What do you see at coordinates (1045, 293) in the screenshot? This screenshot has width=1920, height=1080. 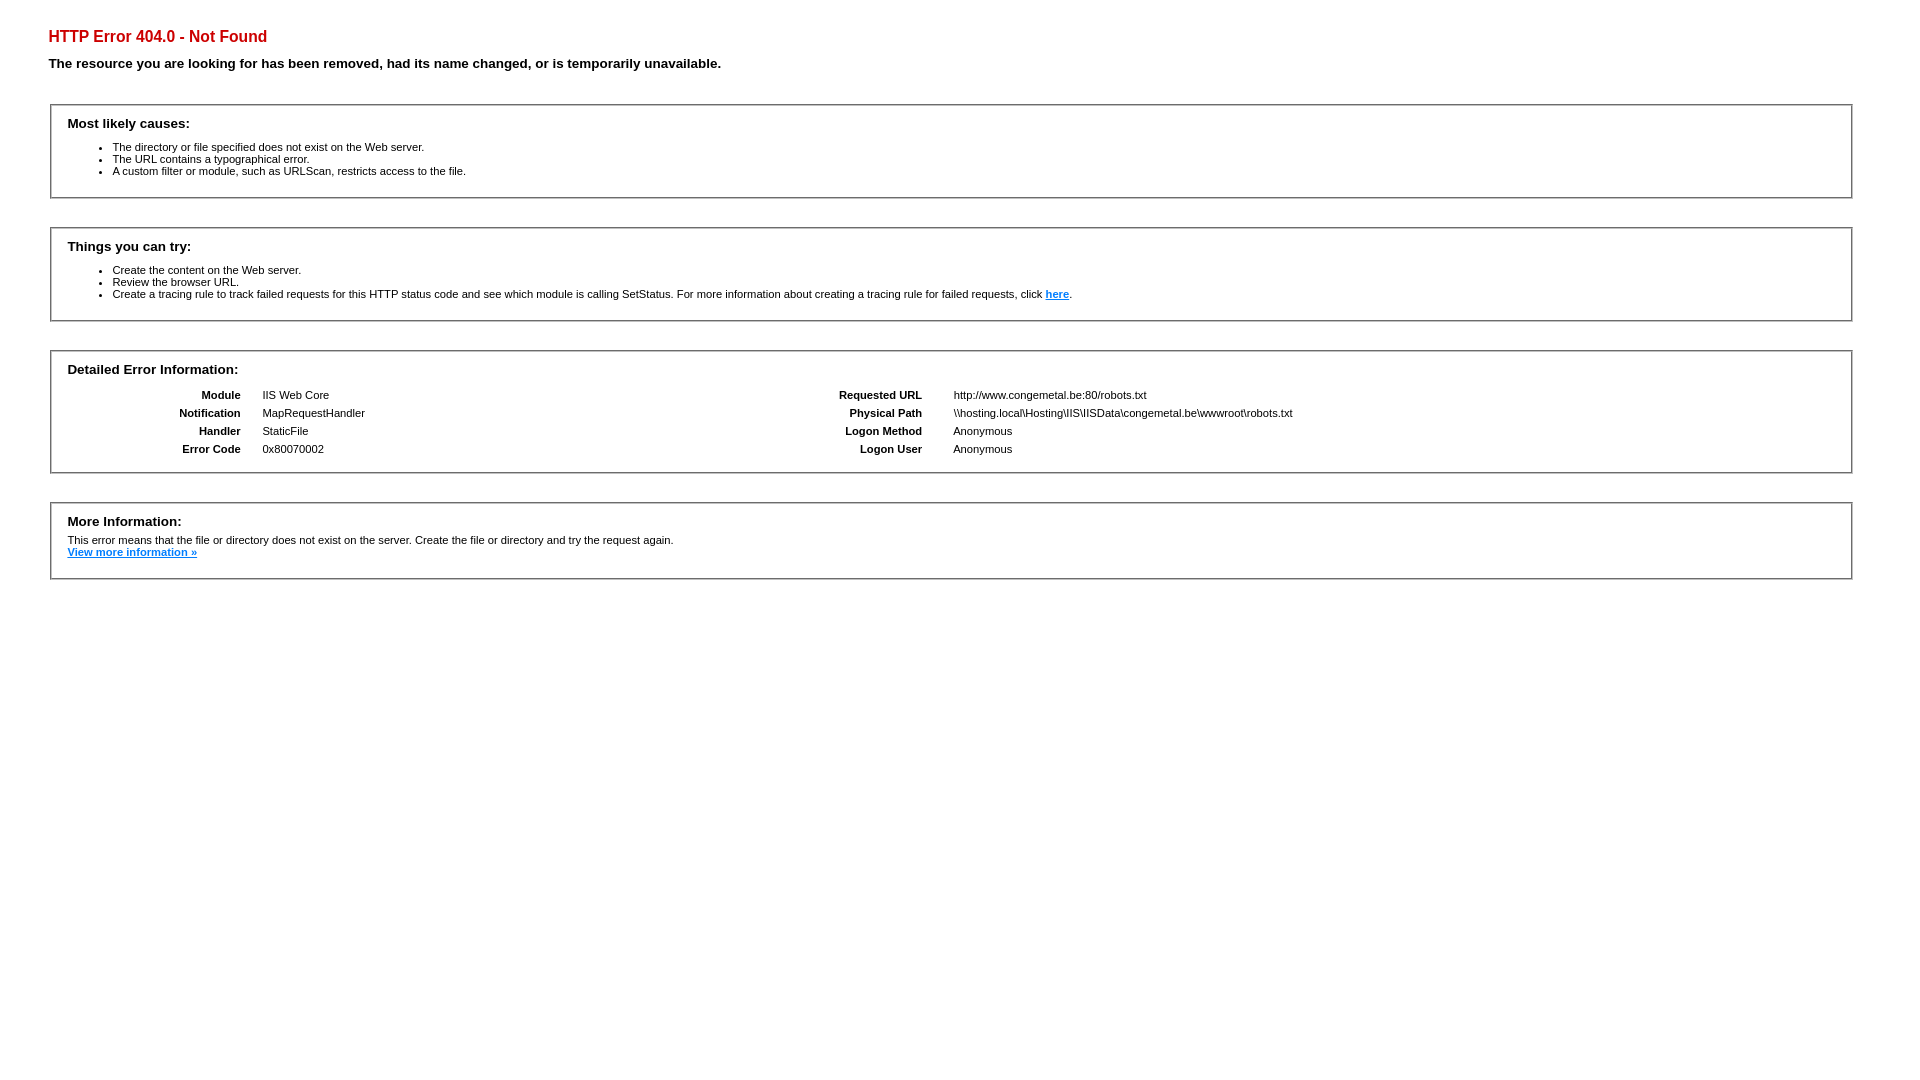 I see `'here'` at bounding box center [1045, 293].